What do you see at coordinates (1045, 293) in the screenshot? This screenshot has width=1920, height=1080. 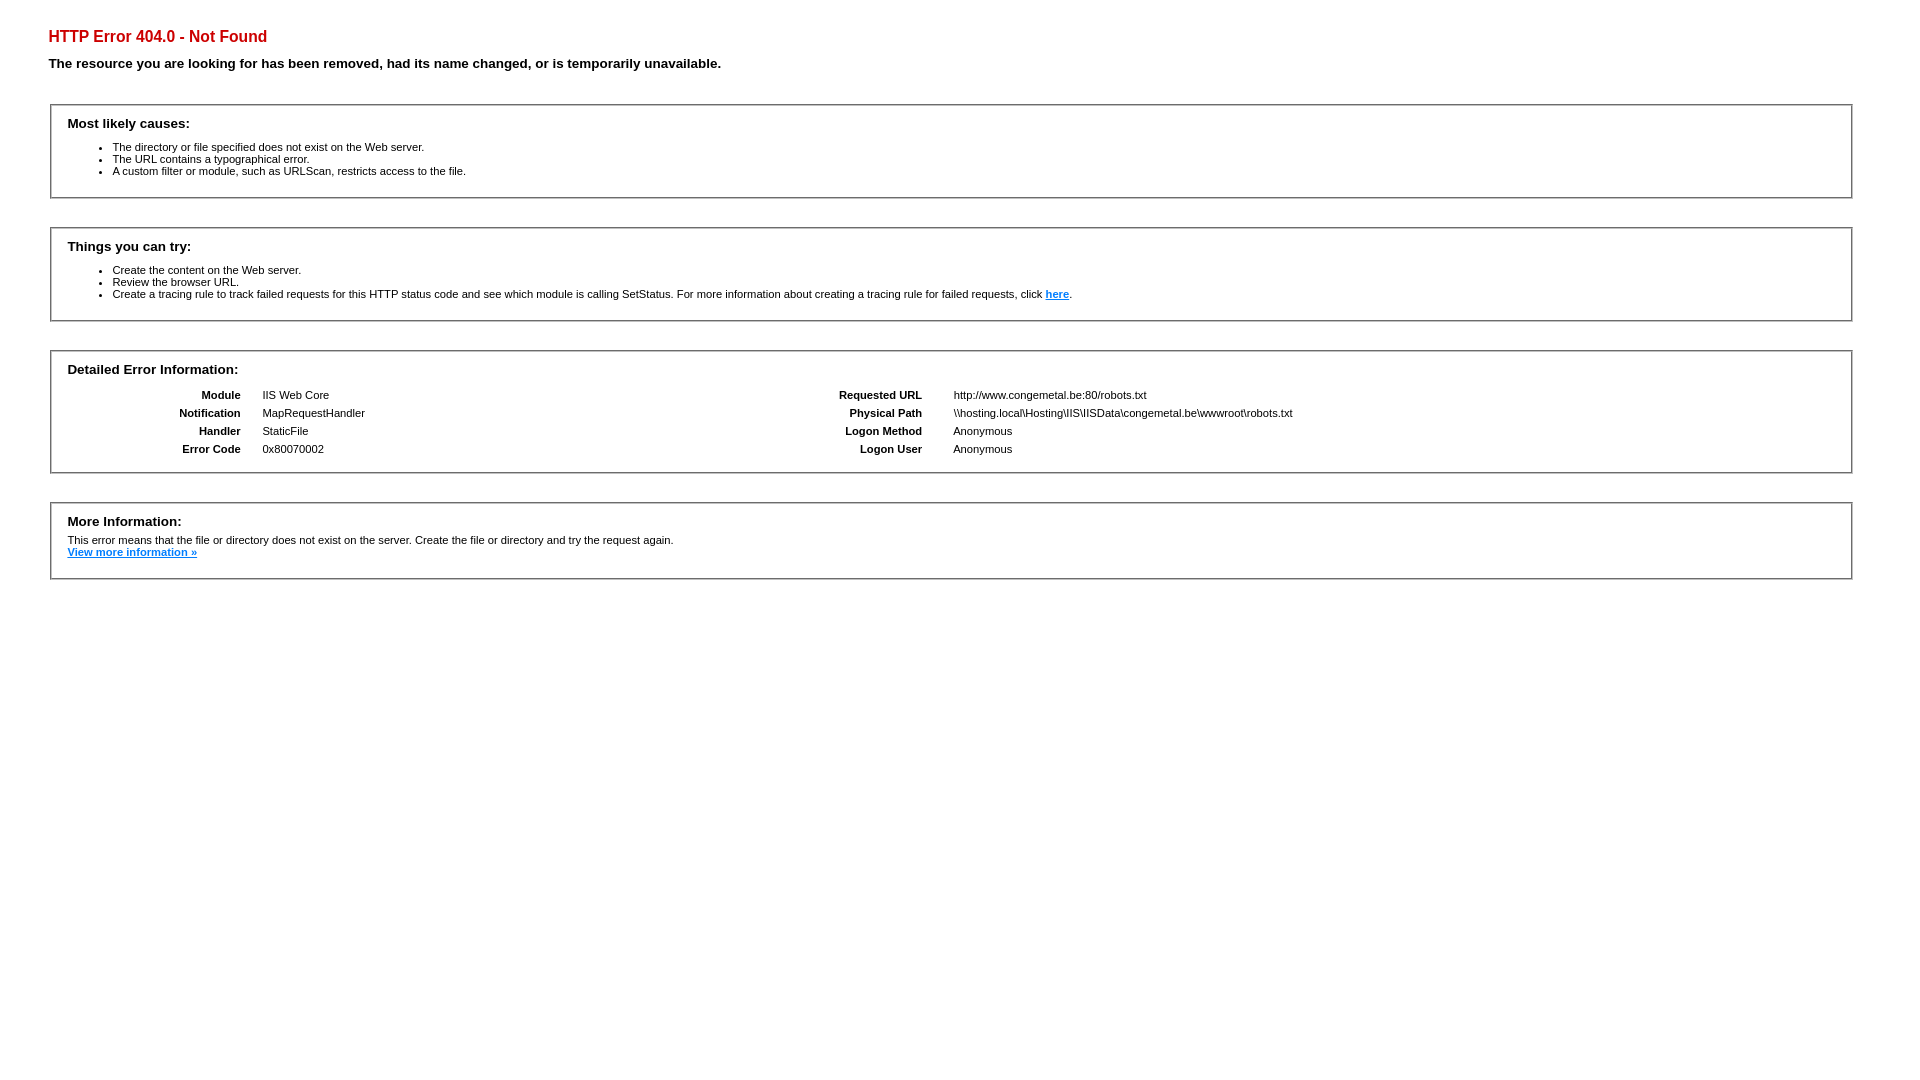 I see `'here'` at bounding box center [1045, 293].